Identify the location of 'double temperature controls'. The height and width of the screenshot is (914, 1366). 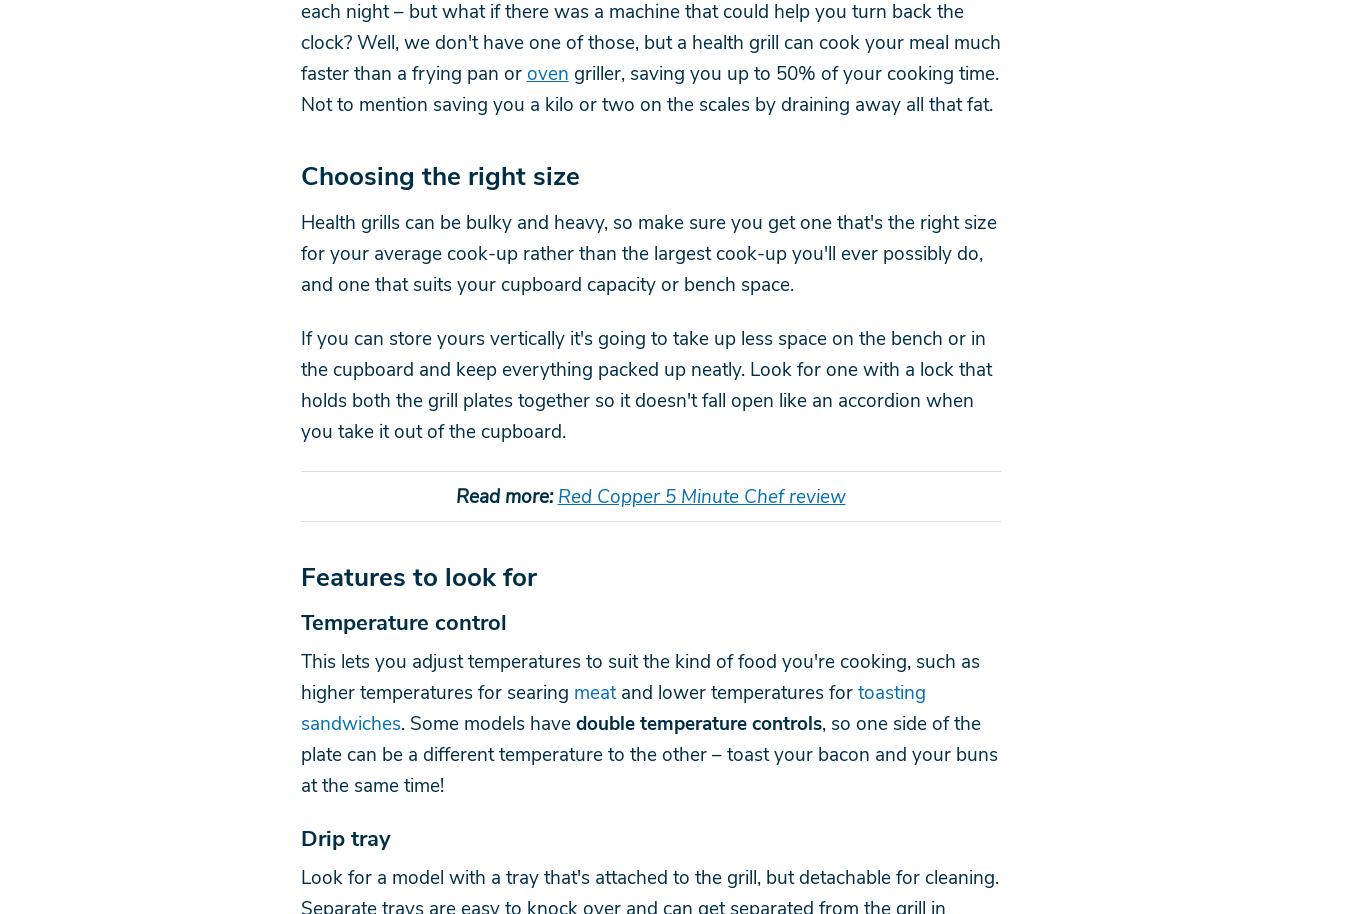
(698, 722).